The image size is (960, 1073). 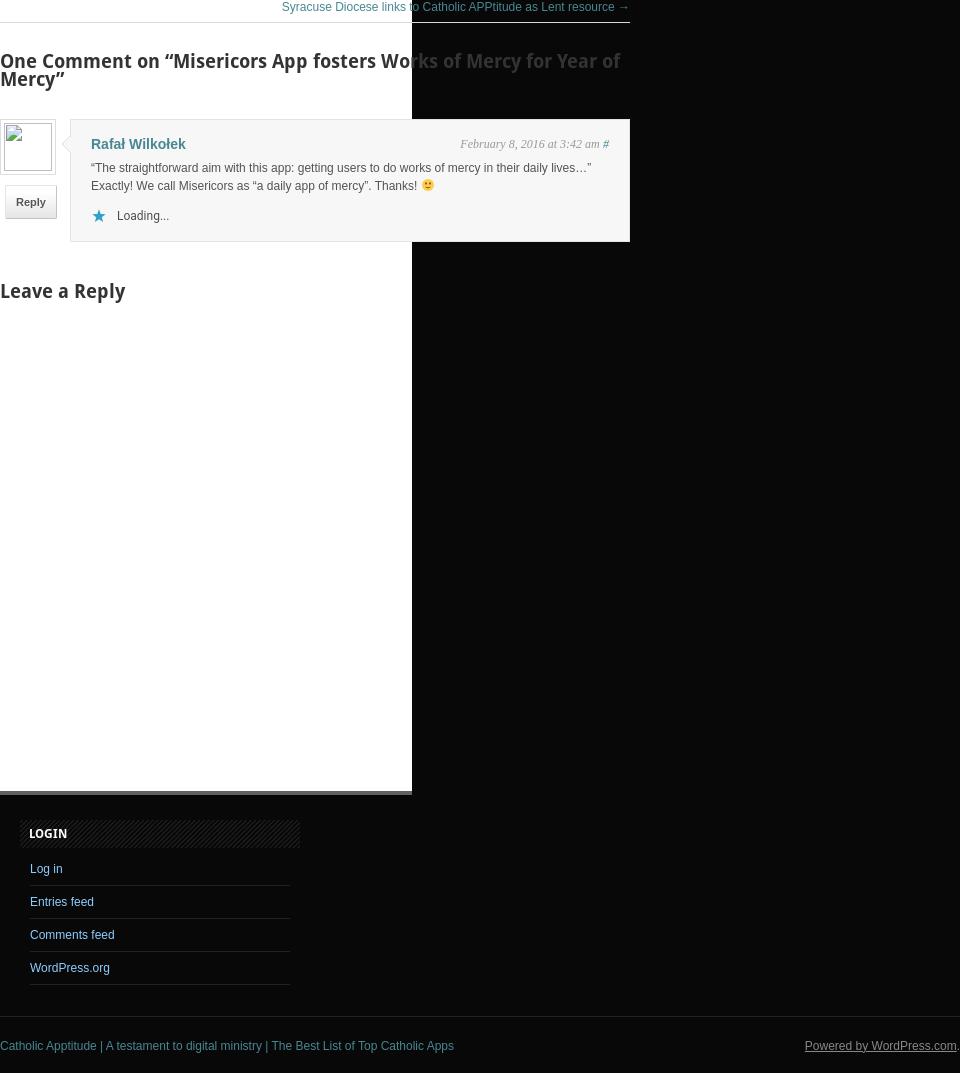 What do you see at coordinates (605, 142) in the screenshot?
I see `'#'` at bounding box center [605, 142].